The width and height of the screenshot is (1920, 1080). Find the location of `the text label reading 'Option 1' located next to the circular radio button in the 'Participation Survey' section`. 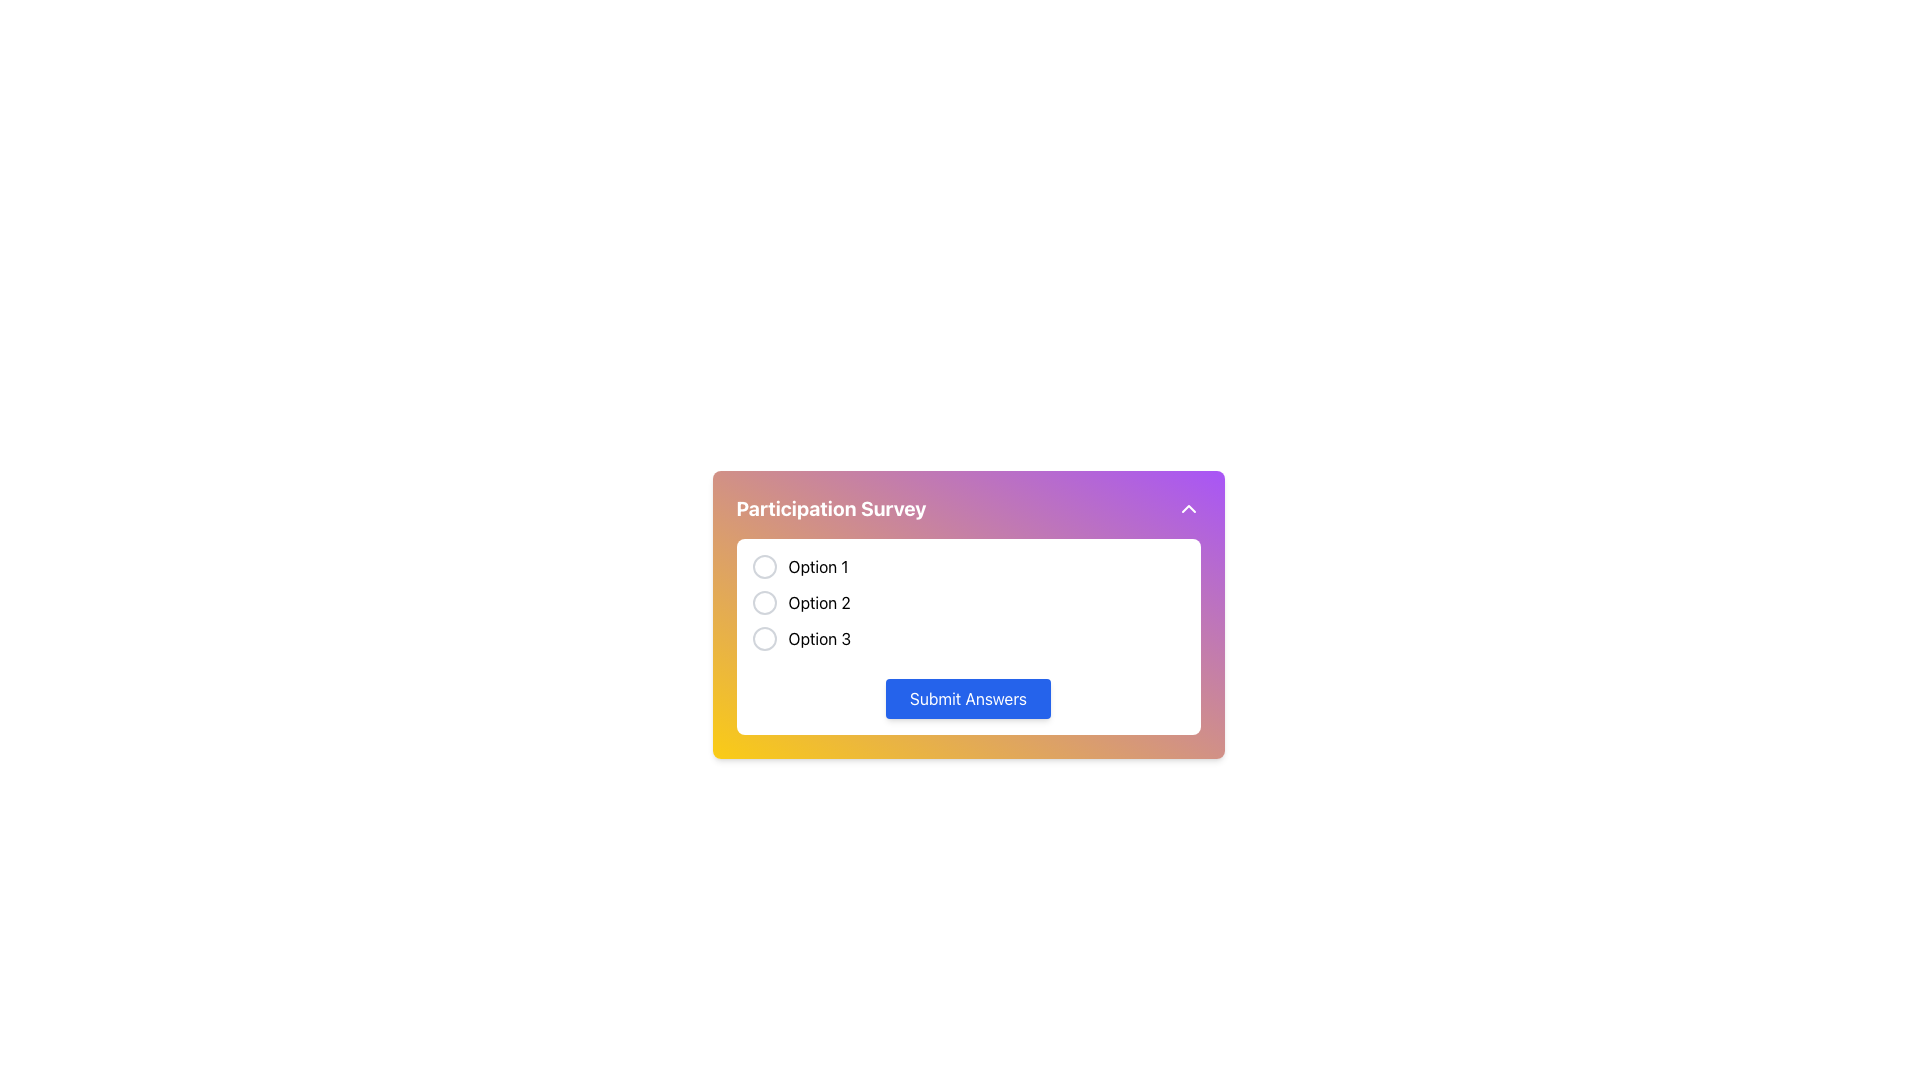

the text label reading 'Option 1' located next to the circular radio button in the 'Participation Survey' section is located at coordinates (818, 567).